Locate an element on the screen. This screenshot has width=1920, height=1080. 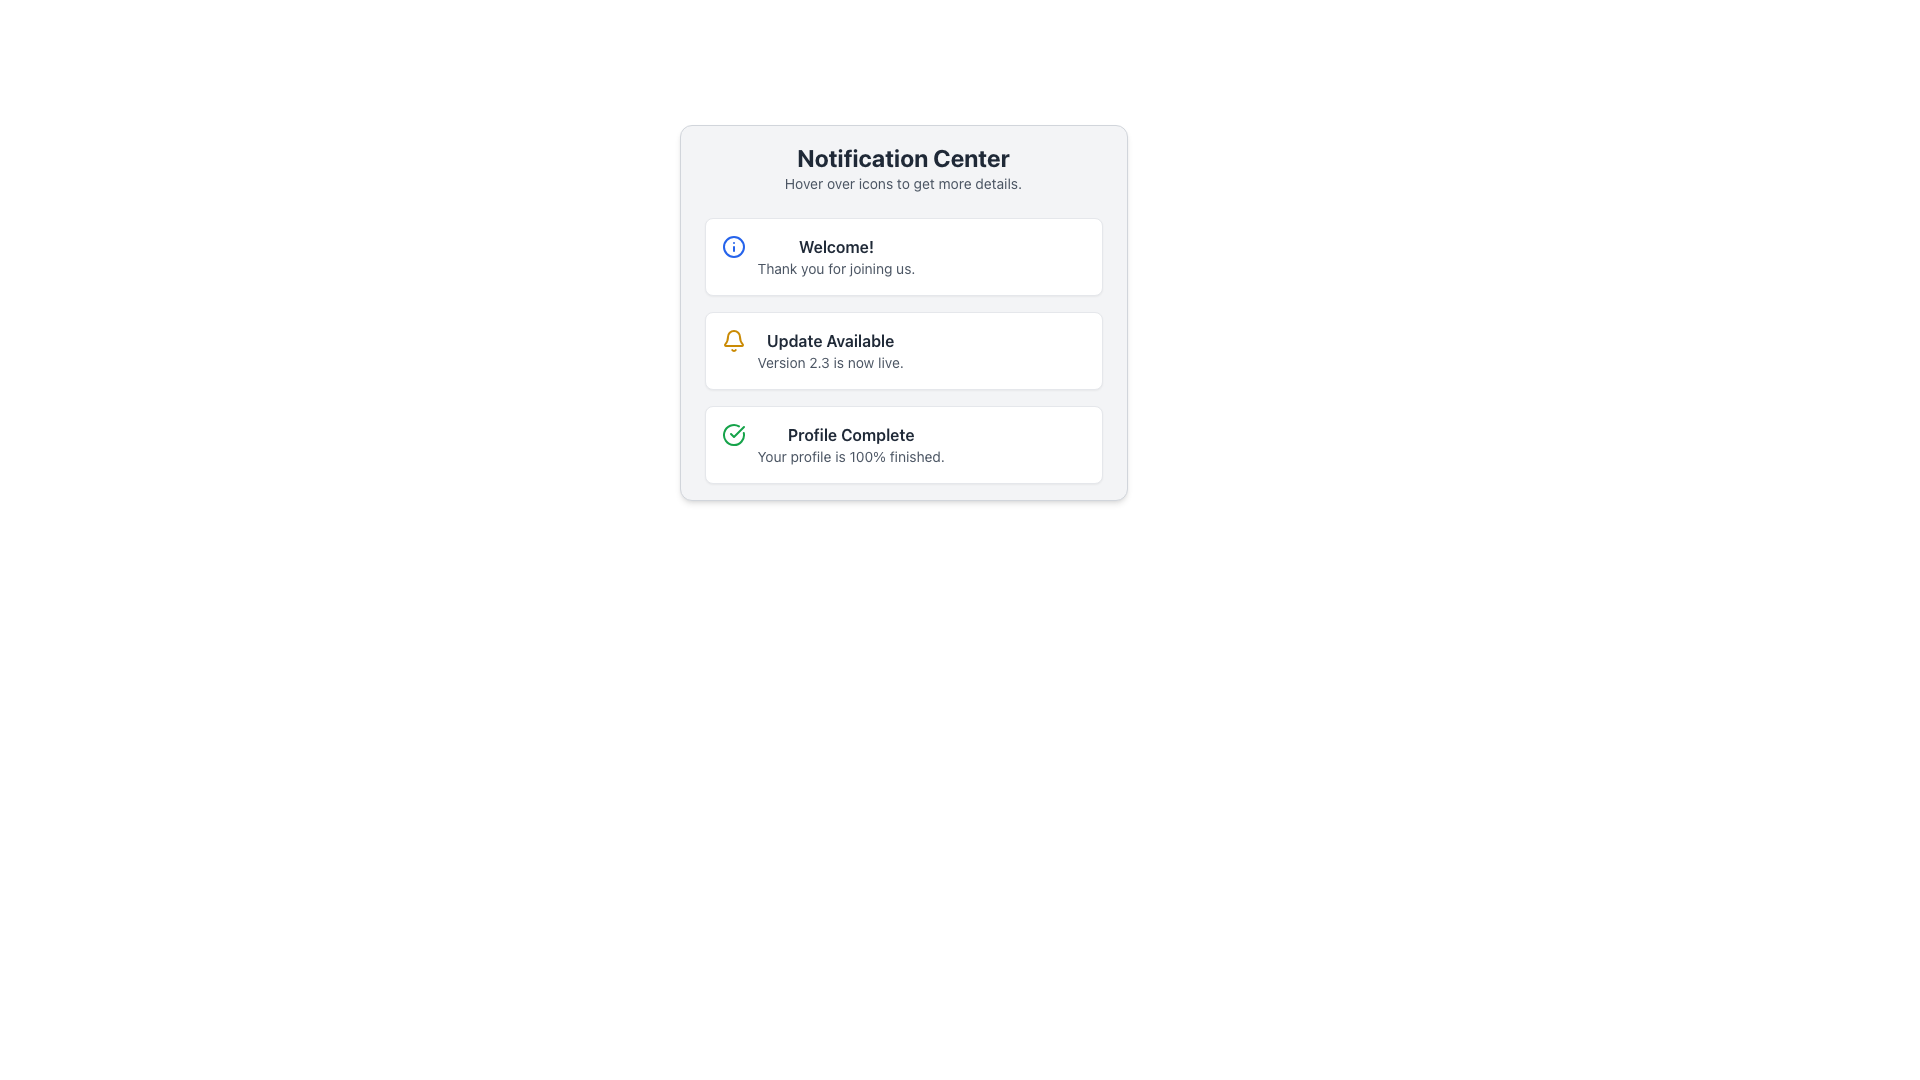
the Text Display element in the third notification card of the Notification Center that confirms the user's profile is completely set up is located at coordinates (851, 443).